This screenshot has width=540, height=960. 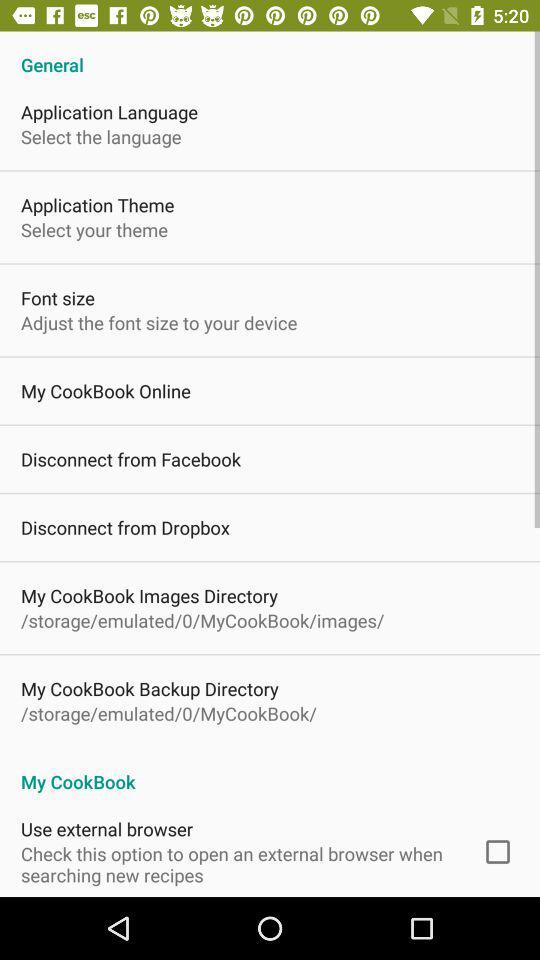 I want to click on checkbox at the bottom right corner, so click(x=496, y=851).